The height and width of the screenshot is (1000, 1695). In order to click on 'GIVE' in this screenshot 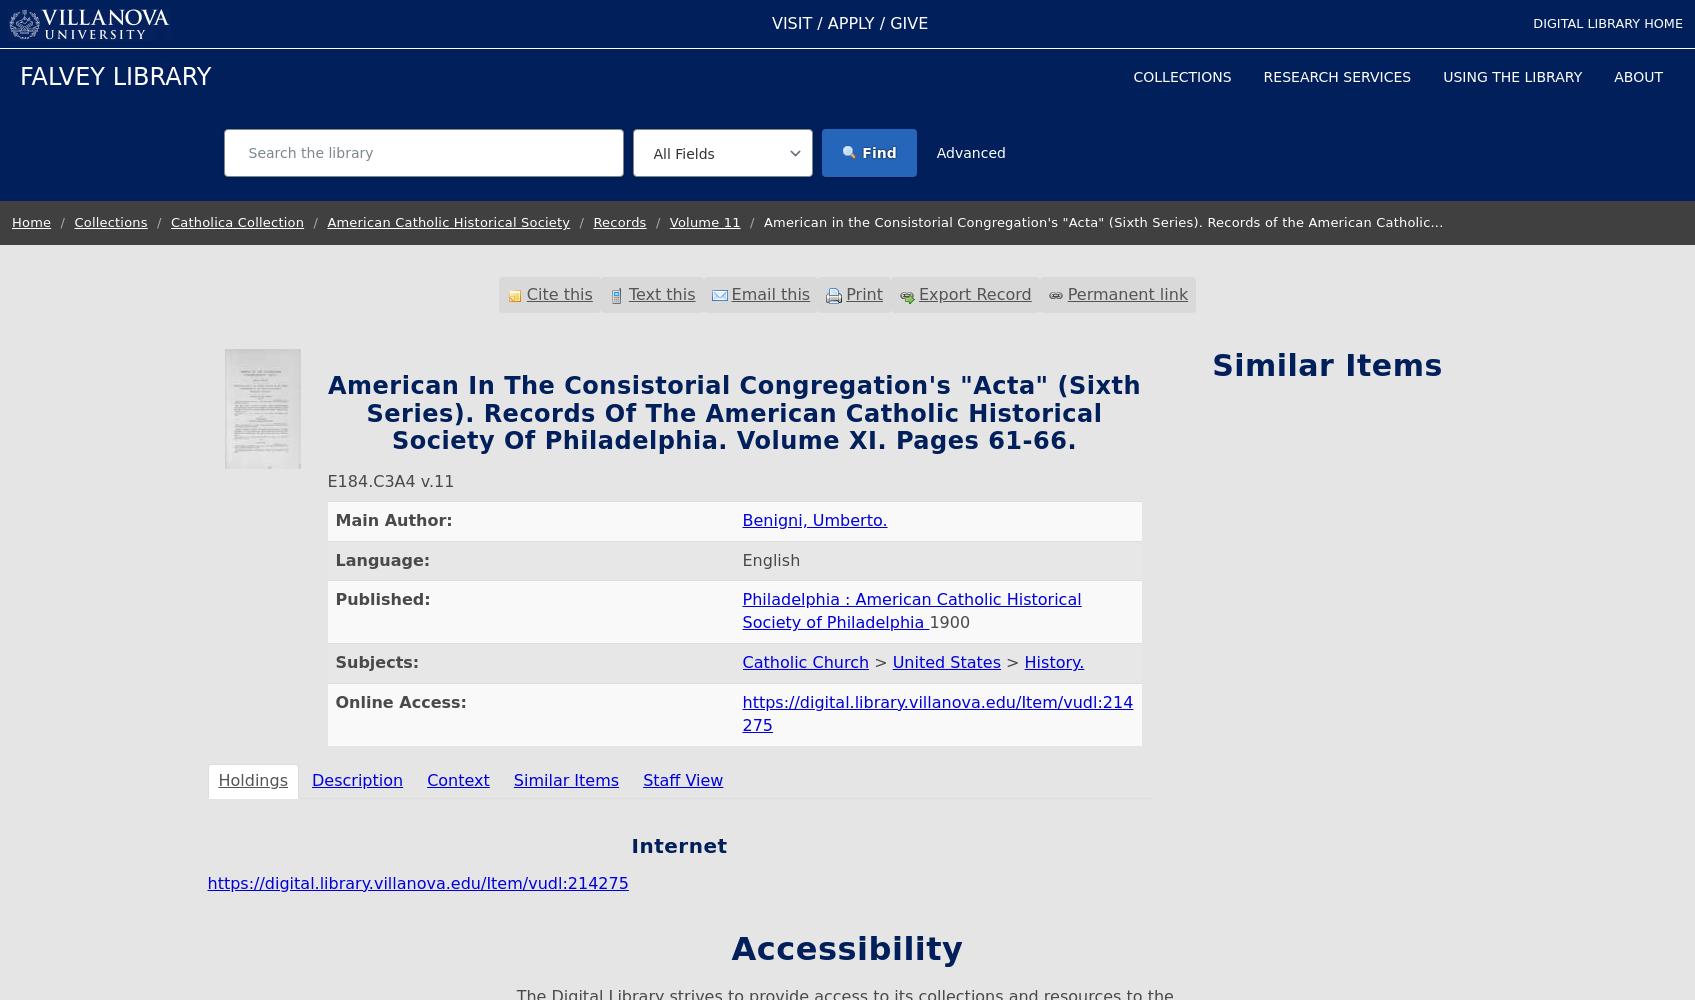, I will do `click(908, 23)`.